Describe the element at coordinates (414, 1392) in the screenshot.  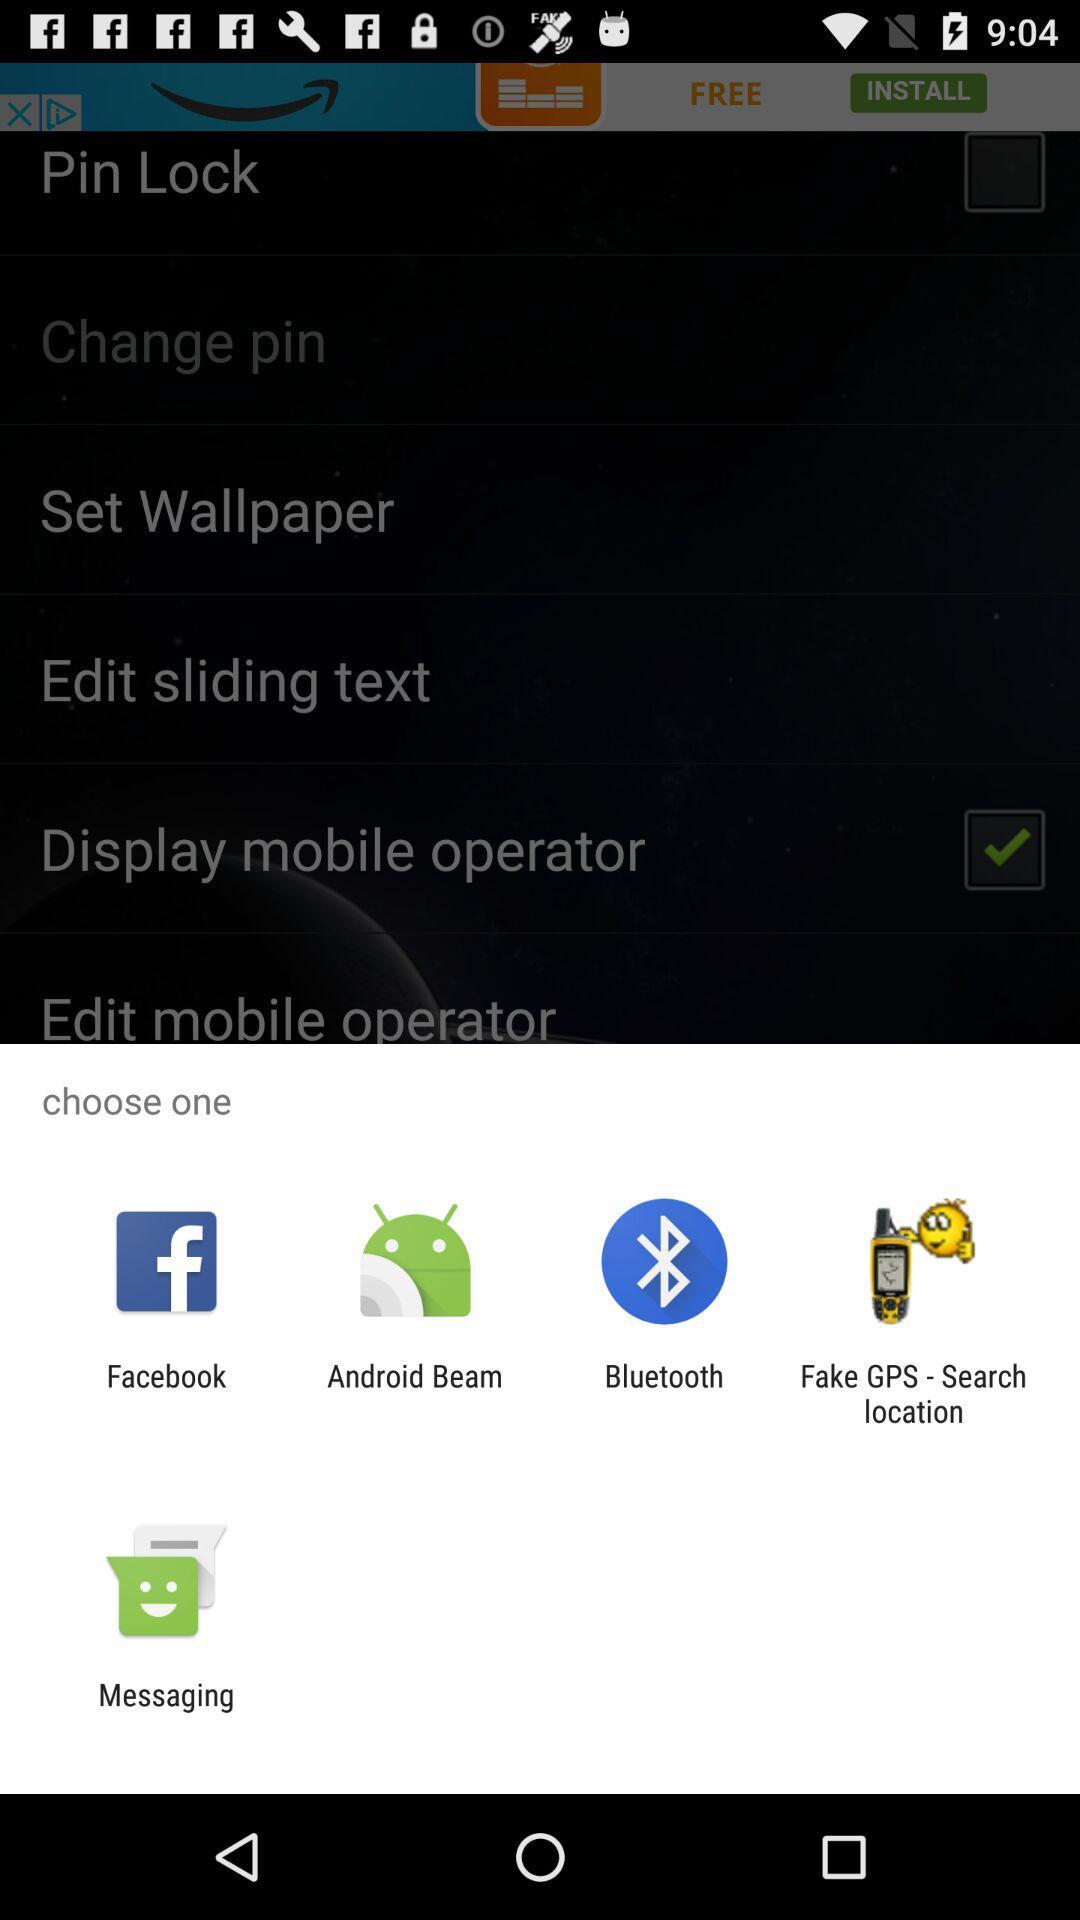
I see `android beam icon` at that location.